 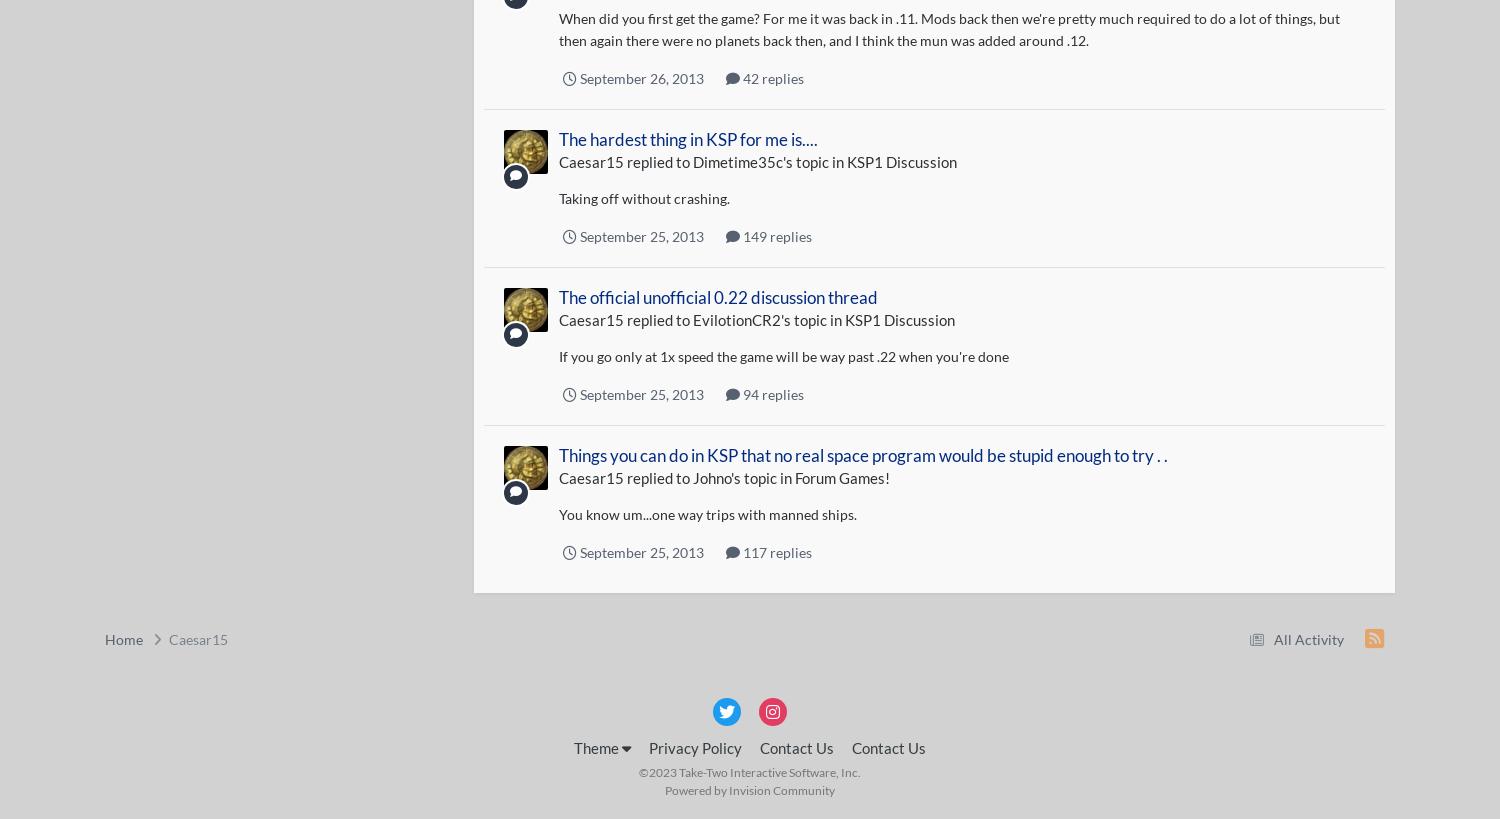 What do you see at coordinates (125, 637) in the screenshot?
I see `'Home'` at bounding box center [125, 637].